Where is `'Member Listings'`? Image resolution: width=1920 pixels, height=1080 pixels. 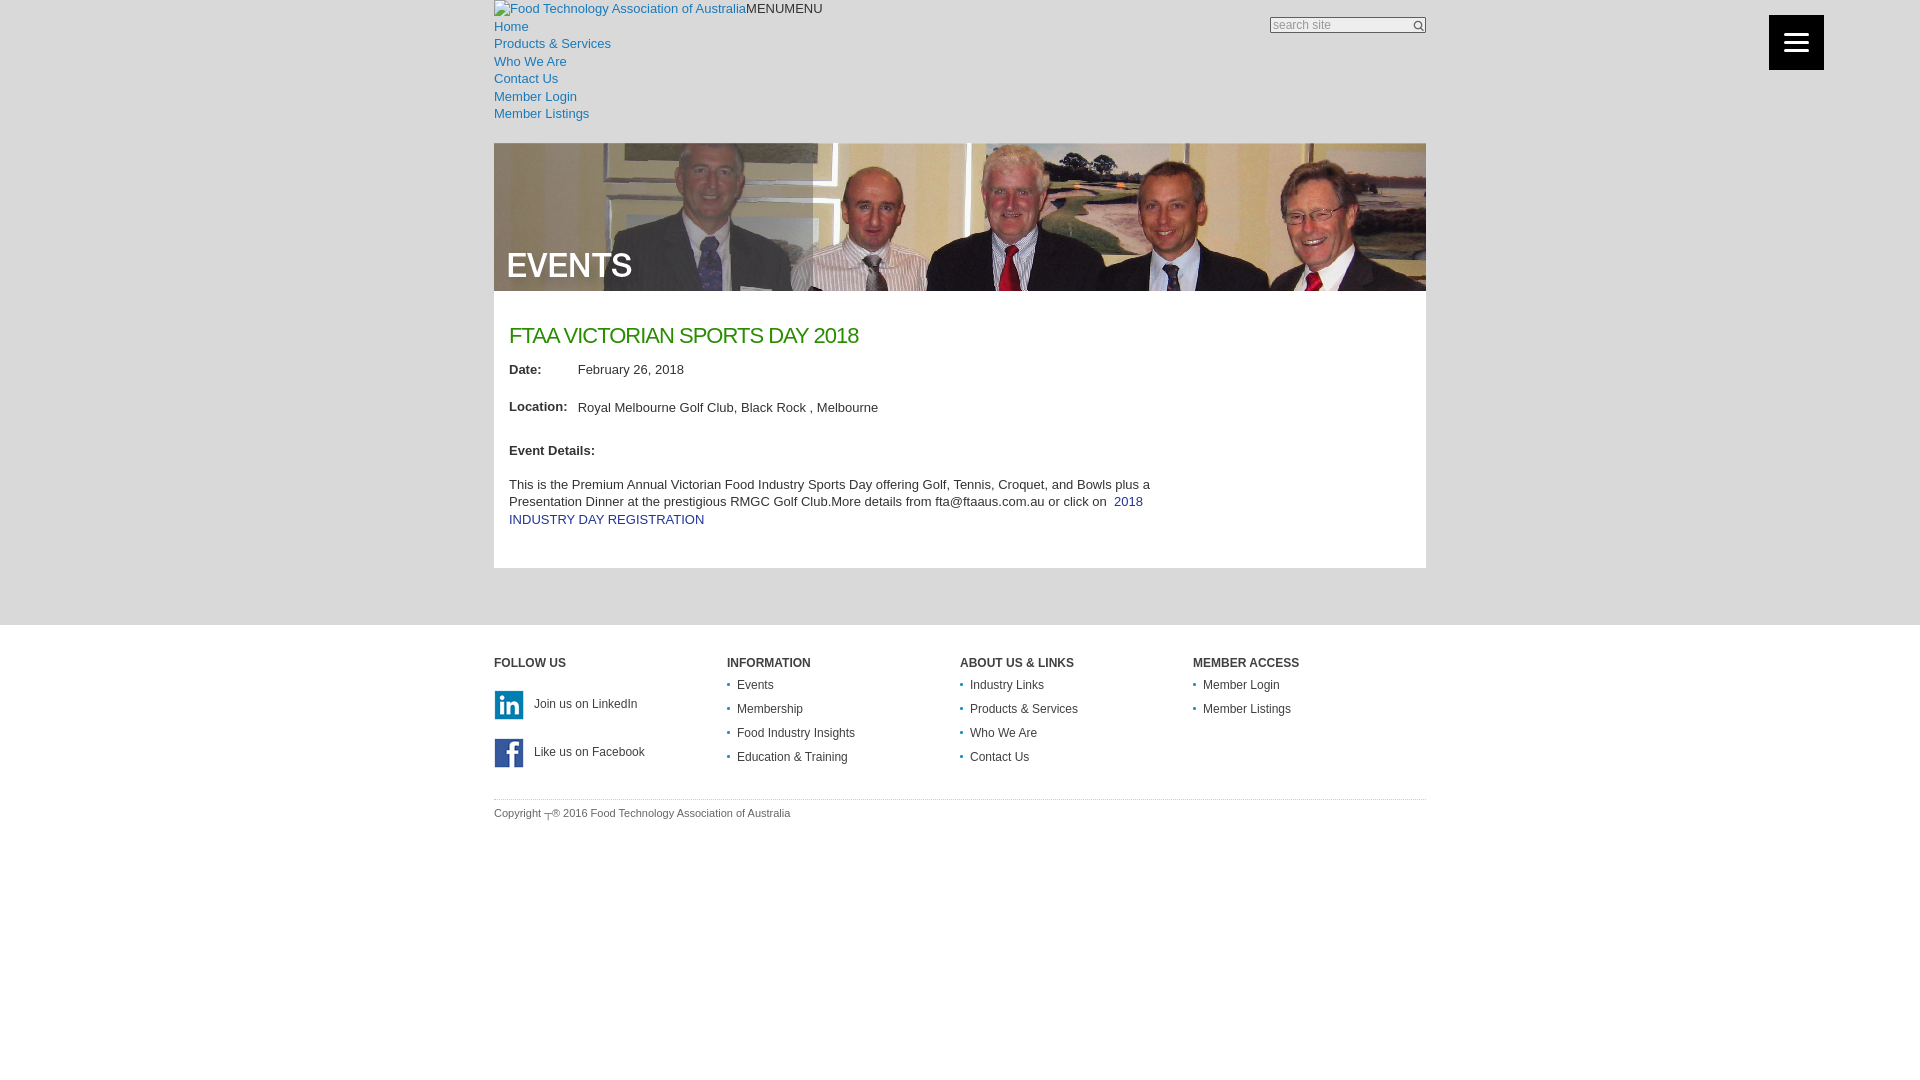 'Member Listings' is located at coordinates (1246, 708).